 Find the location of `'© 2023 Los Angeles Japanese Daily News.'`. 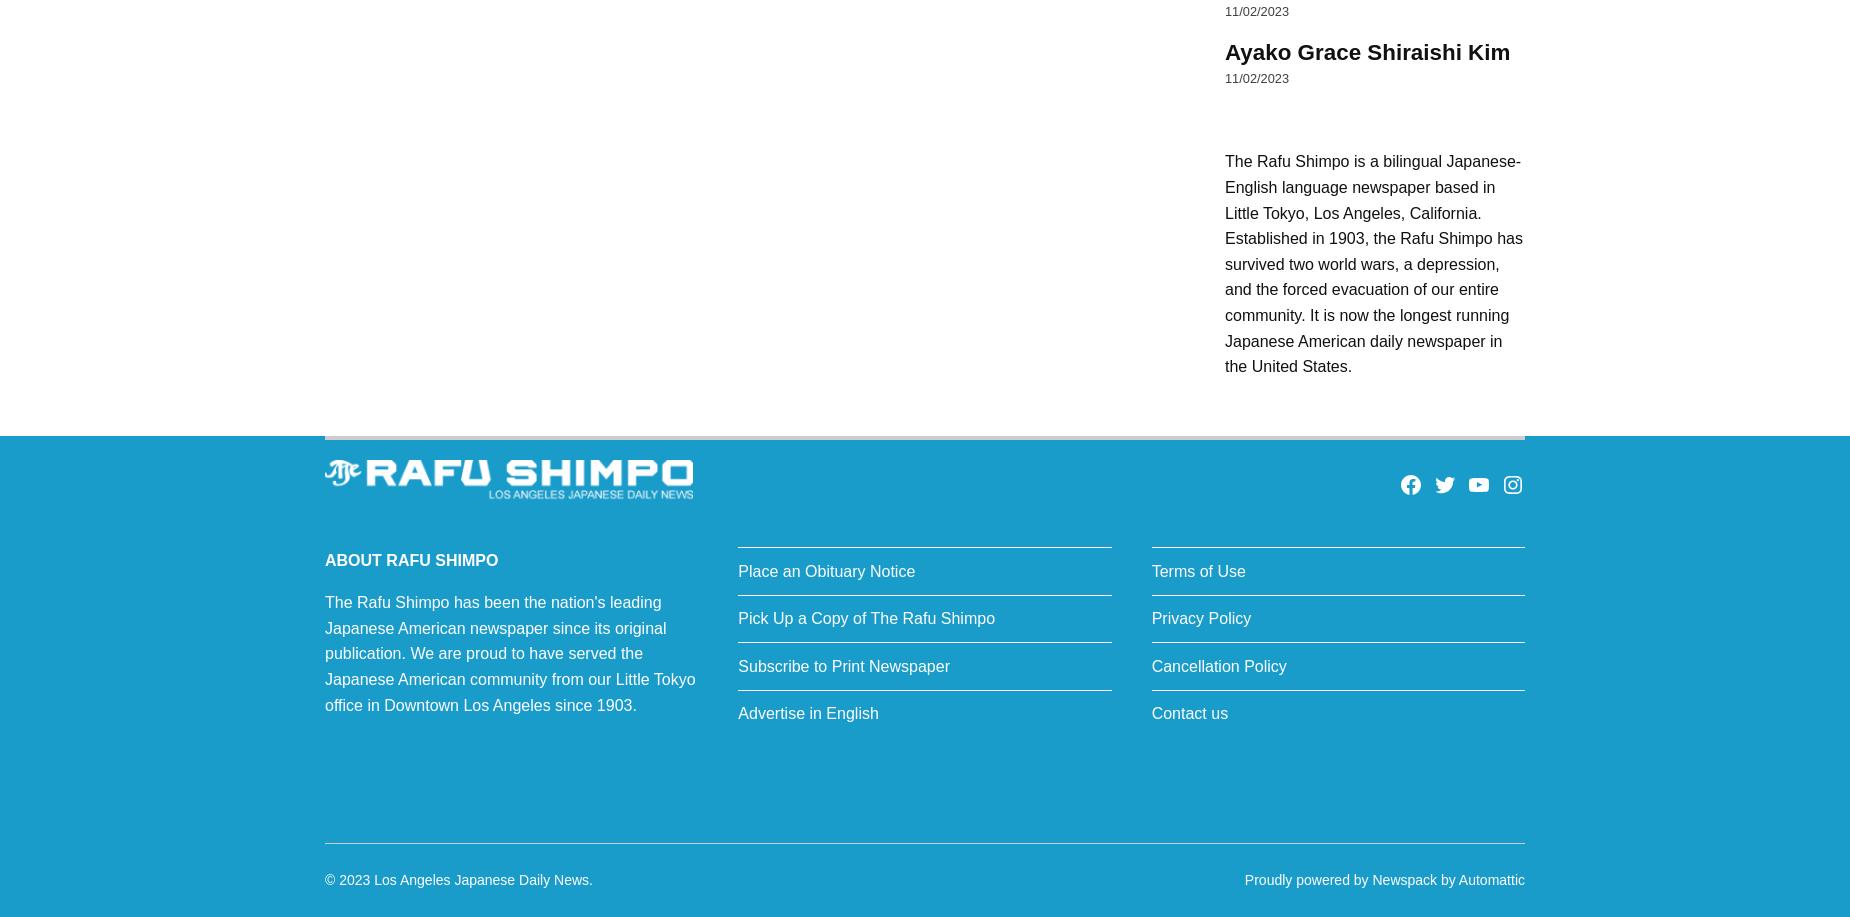

'© 2023 Los Angeles Japanese Daily News.' is located at coordinates (457, 879).